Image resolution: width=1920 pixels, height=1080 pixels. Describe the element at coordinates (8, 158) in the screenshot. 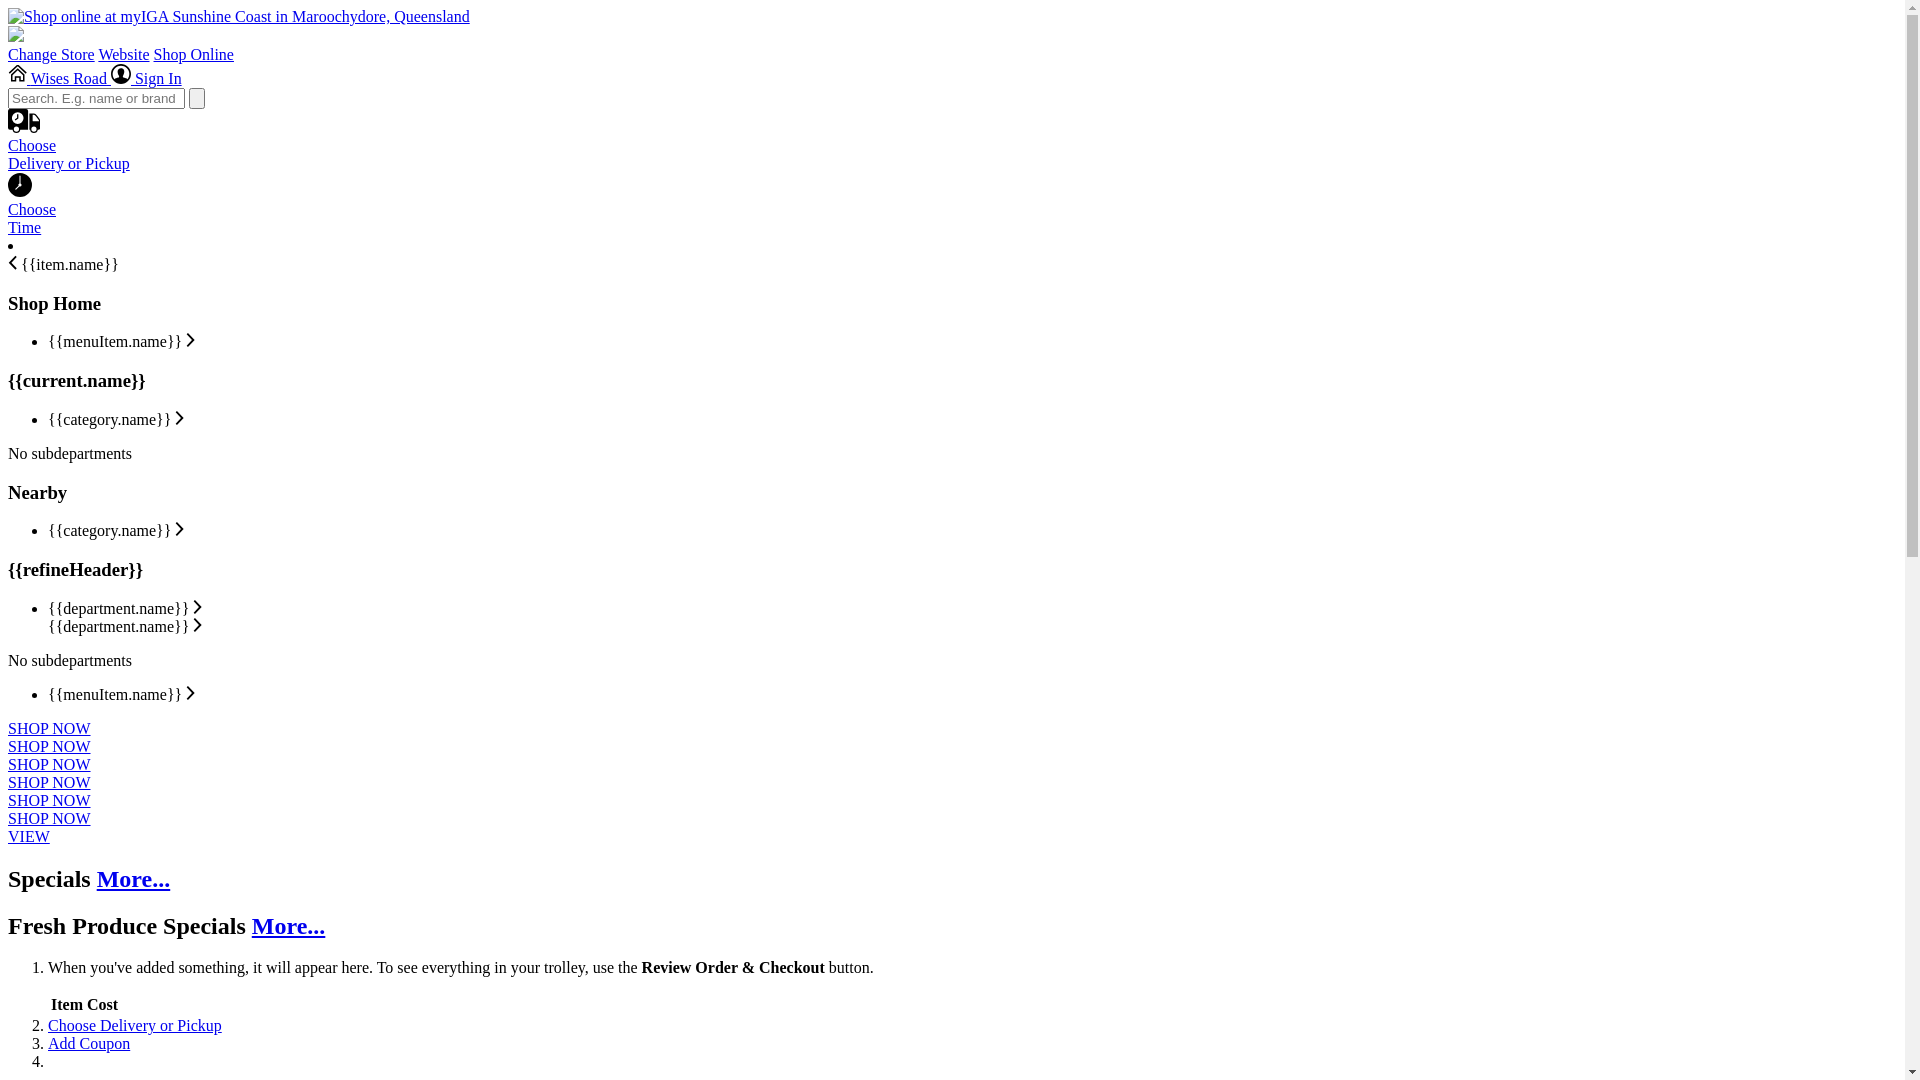

I see `'Choose` at that location.